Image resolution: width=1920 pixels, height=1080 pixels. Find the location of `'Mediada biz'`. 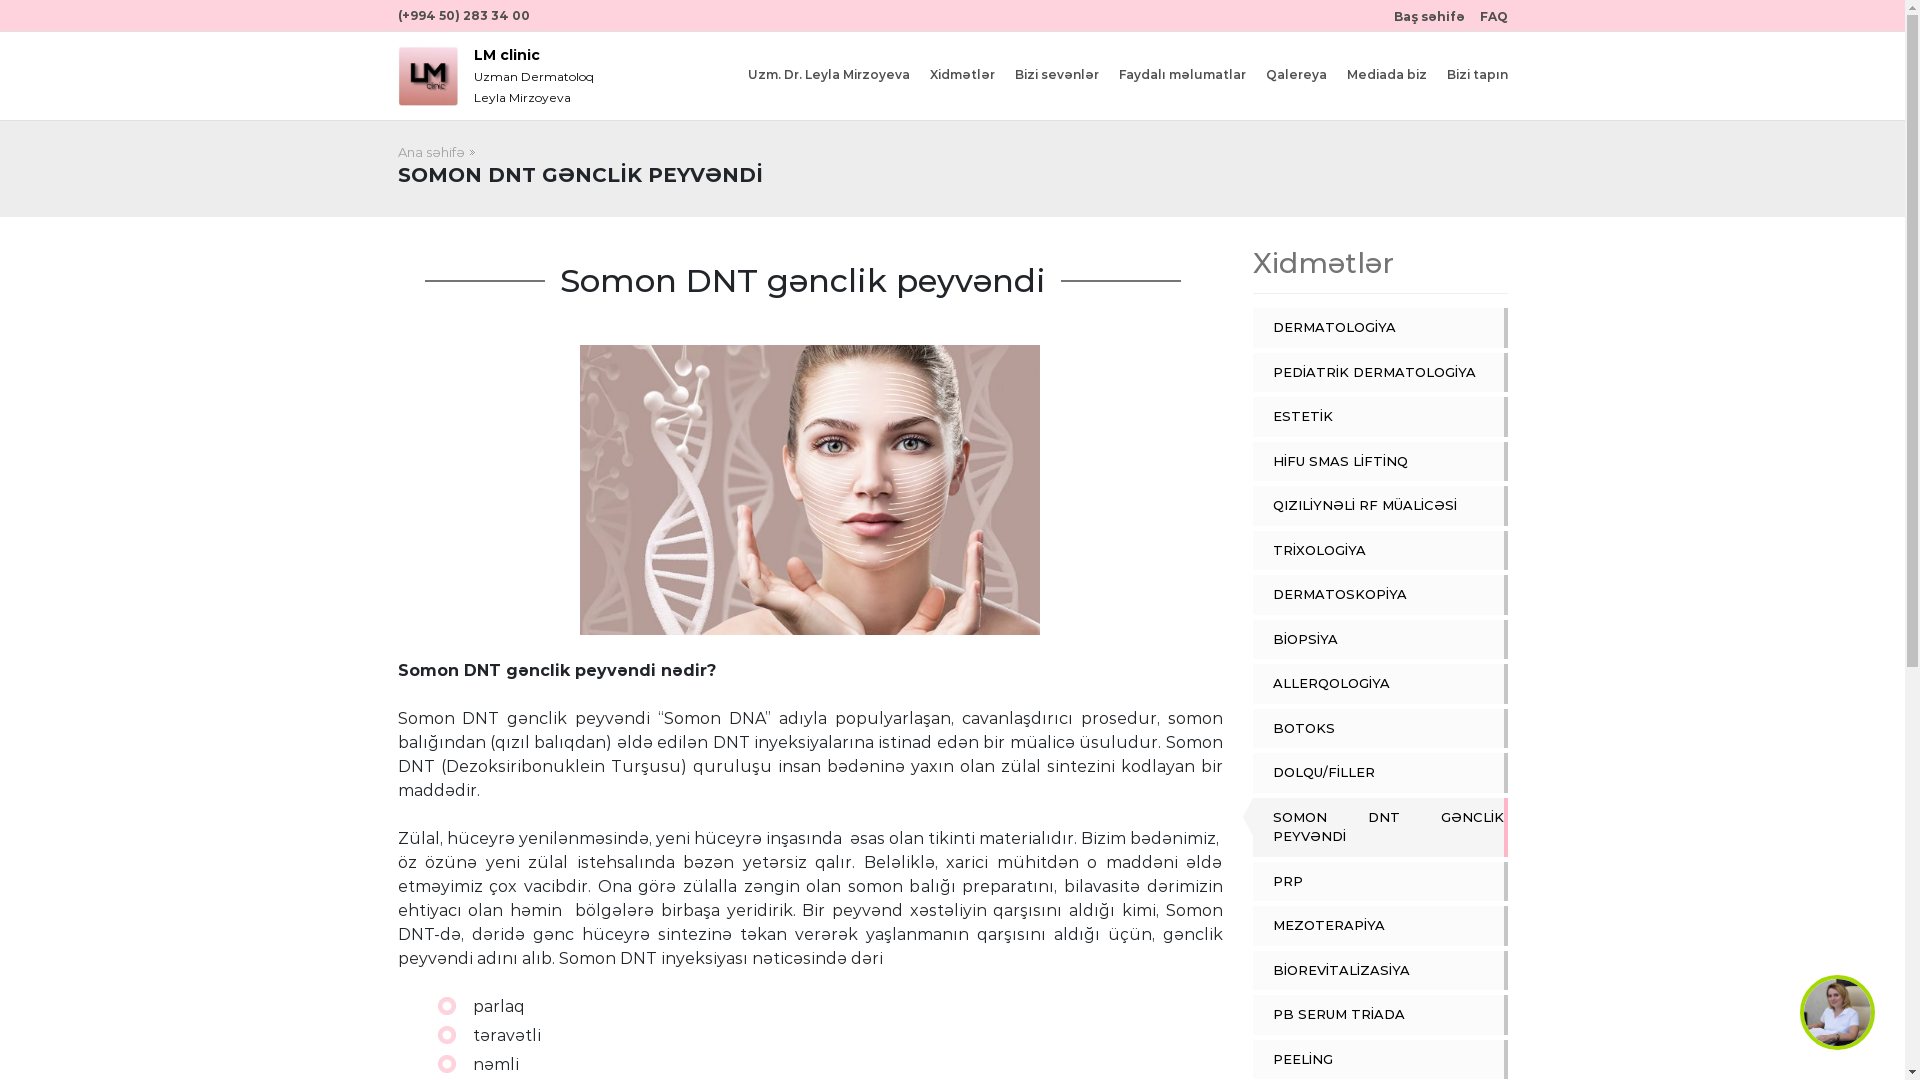

'Mediada biz' is located at coordinates (1345, 73).